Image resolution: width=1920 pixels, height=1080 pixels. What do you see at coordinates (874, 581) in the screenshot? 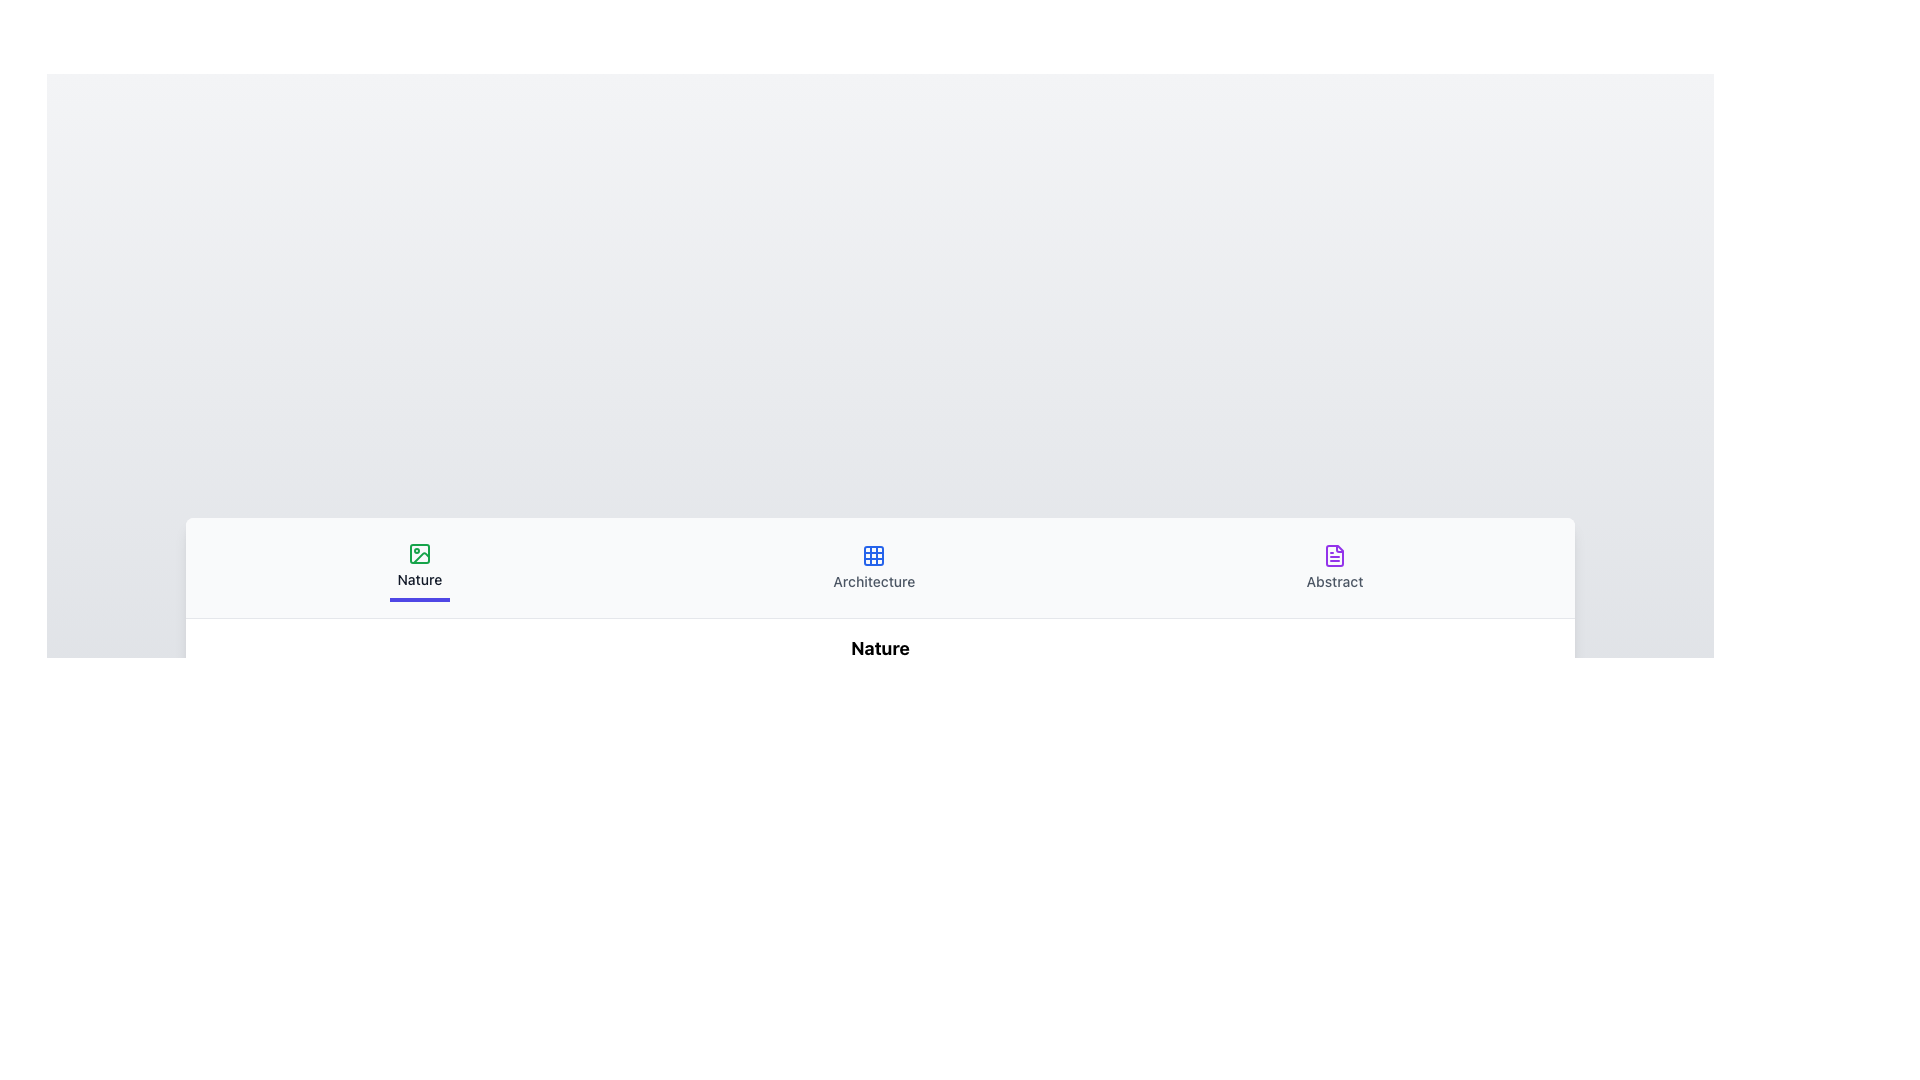
I see `the text label displaying 'Architecture'` at bounding box center [874, 581].